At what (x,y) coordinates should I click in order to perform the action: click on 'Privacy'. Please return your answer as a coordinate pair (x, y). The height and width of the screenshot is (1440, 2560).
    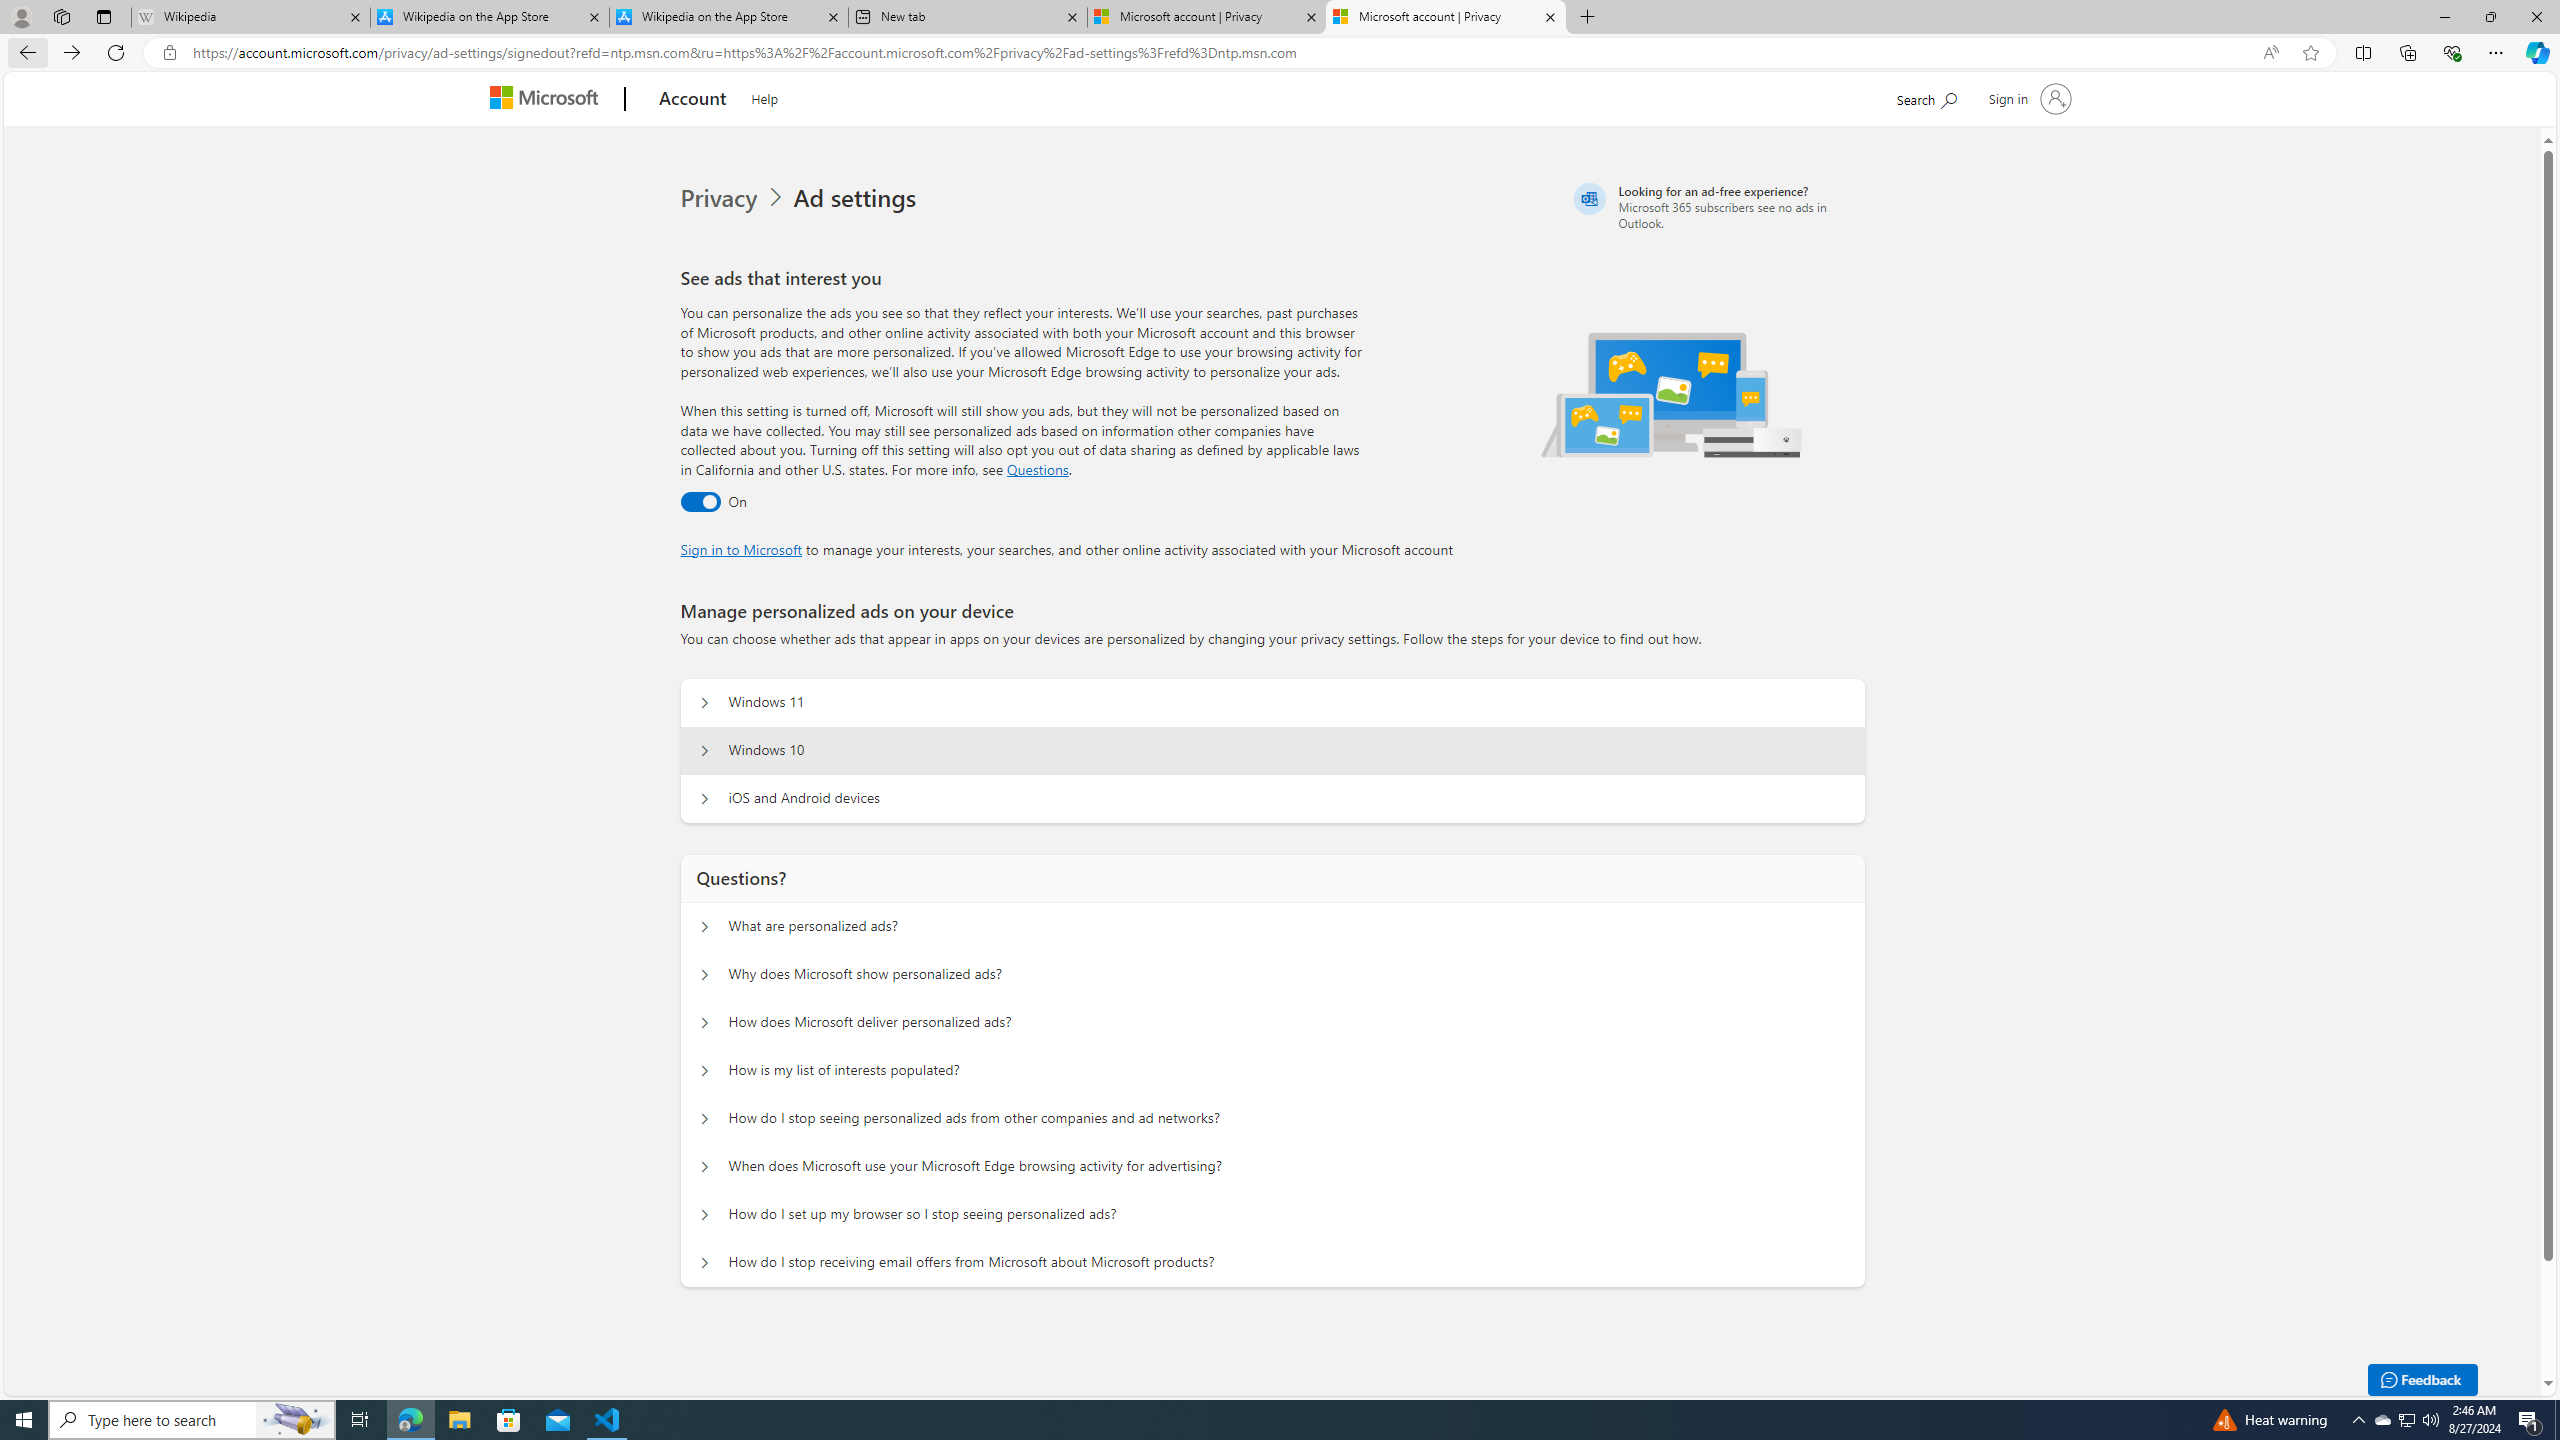
    Looking at the image, I should click on (721, 198).